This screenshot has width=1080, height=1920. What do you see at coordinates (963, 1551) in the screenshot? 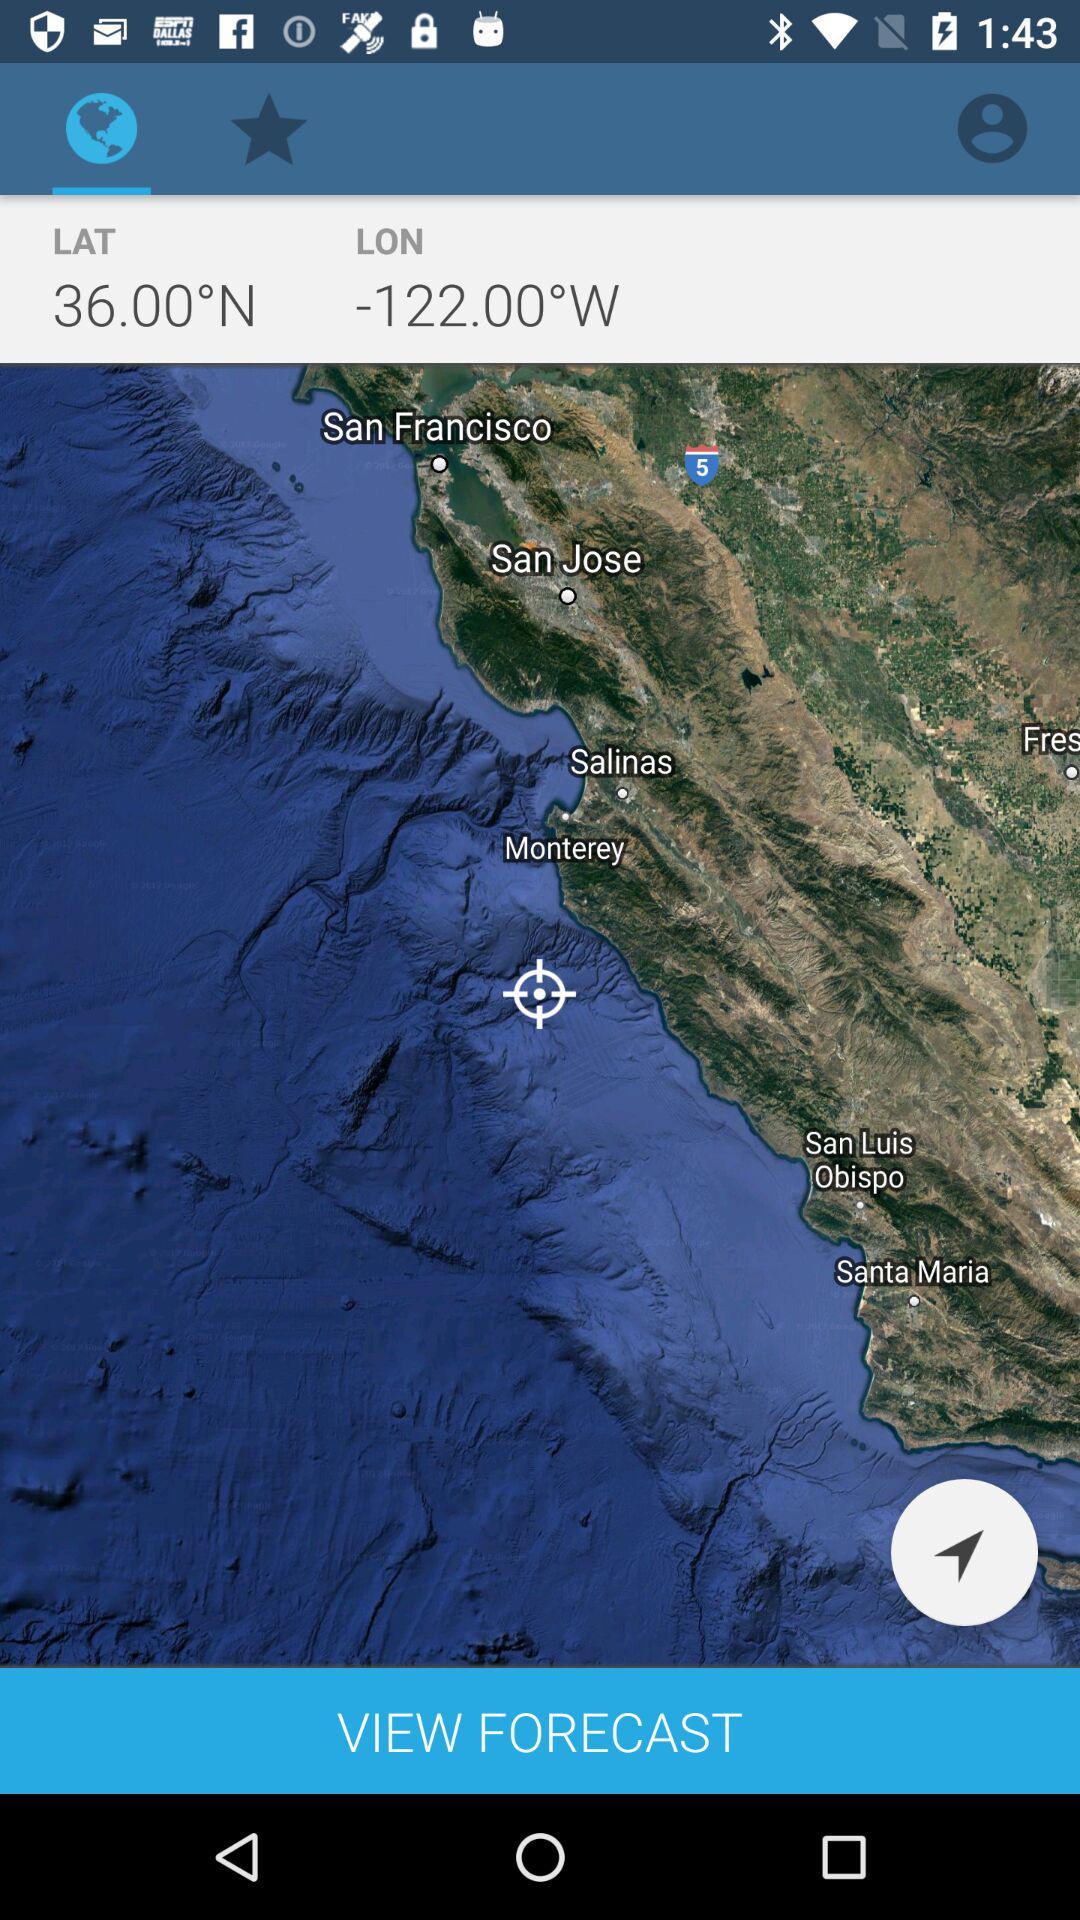
I see `directions from me` at bounding box center [963, 1551].